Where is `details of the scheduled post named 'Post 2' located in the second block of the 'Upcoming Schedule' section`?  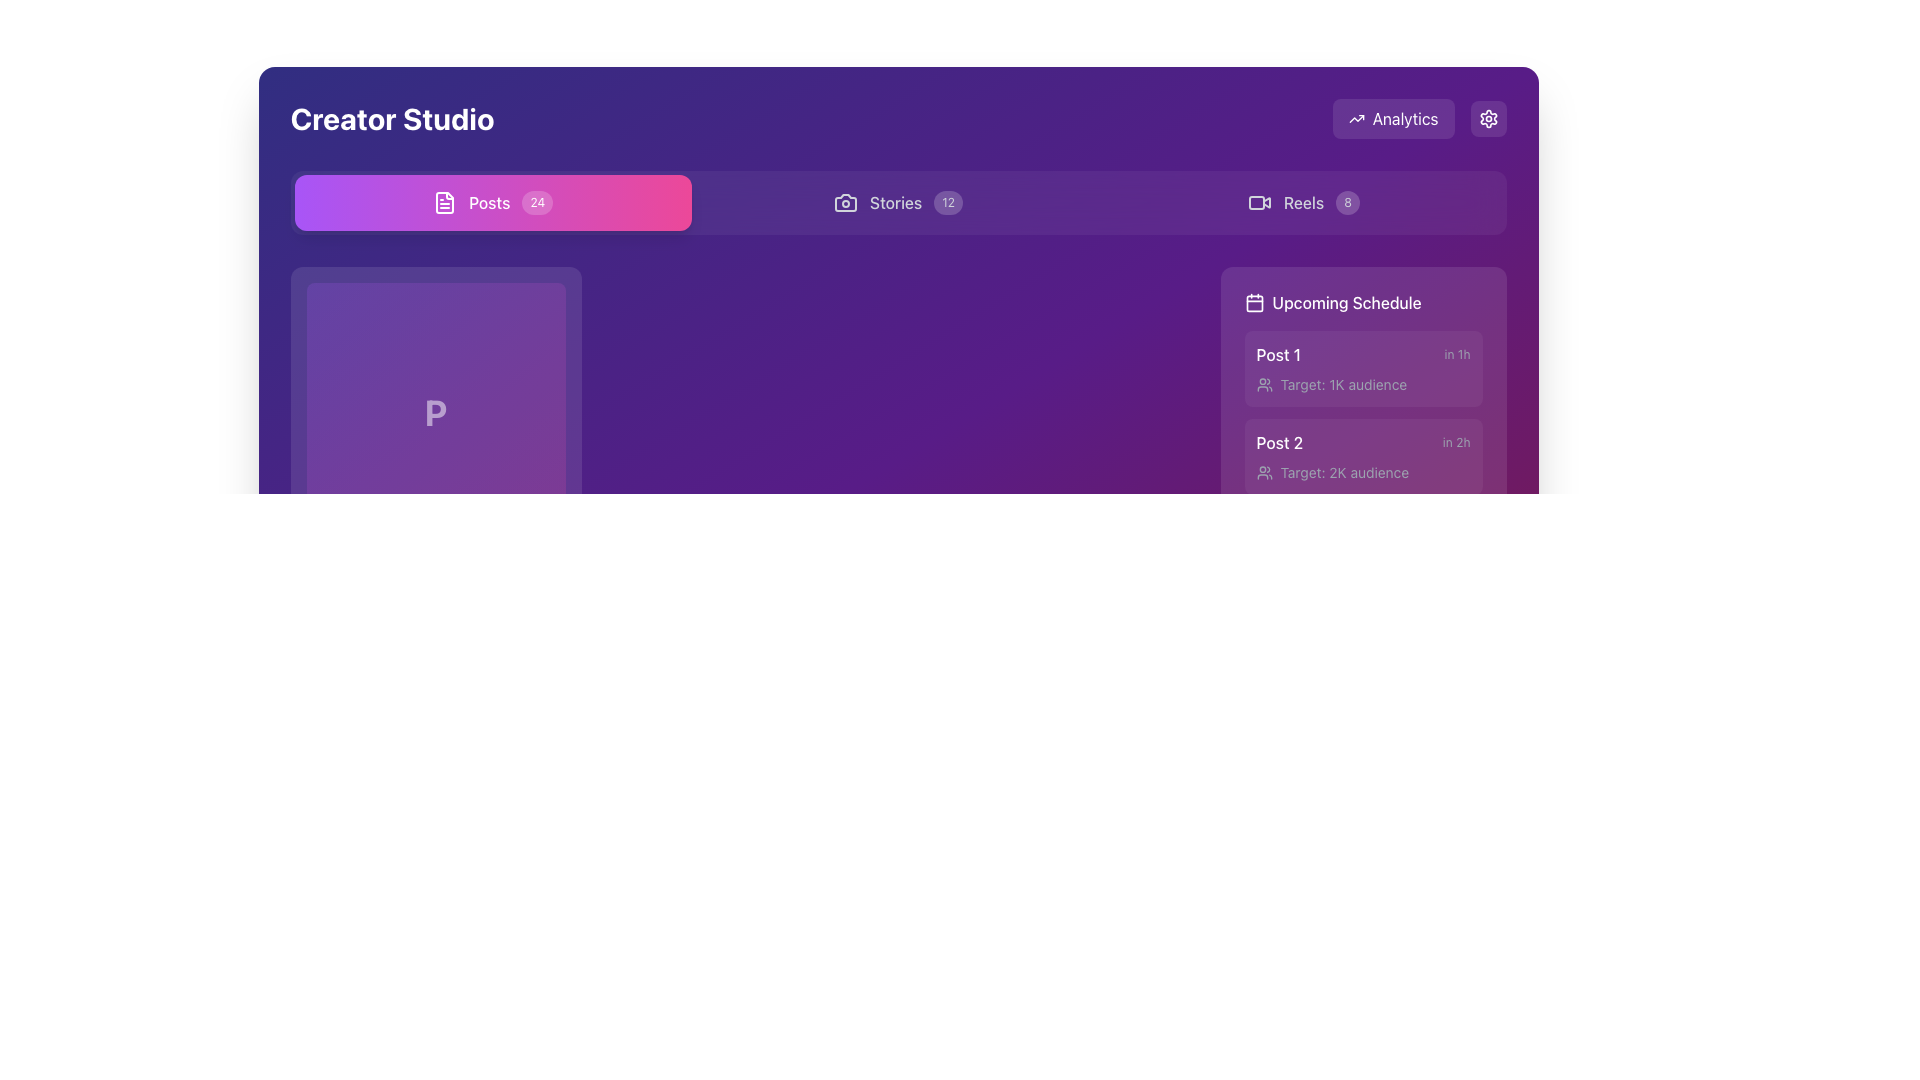
details of the scheduled post named 'Post 2' located in the second block of the 'Upcoming Schedule' section is located at coordinates (1362, 456).